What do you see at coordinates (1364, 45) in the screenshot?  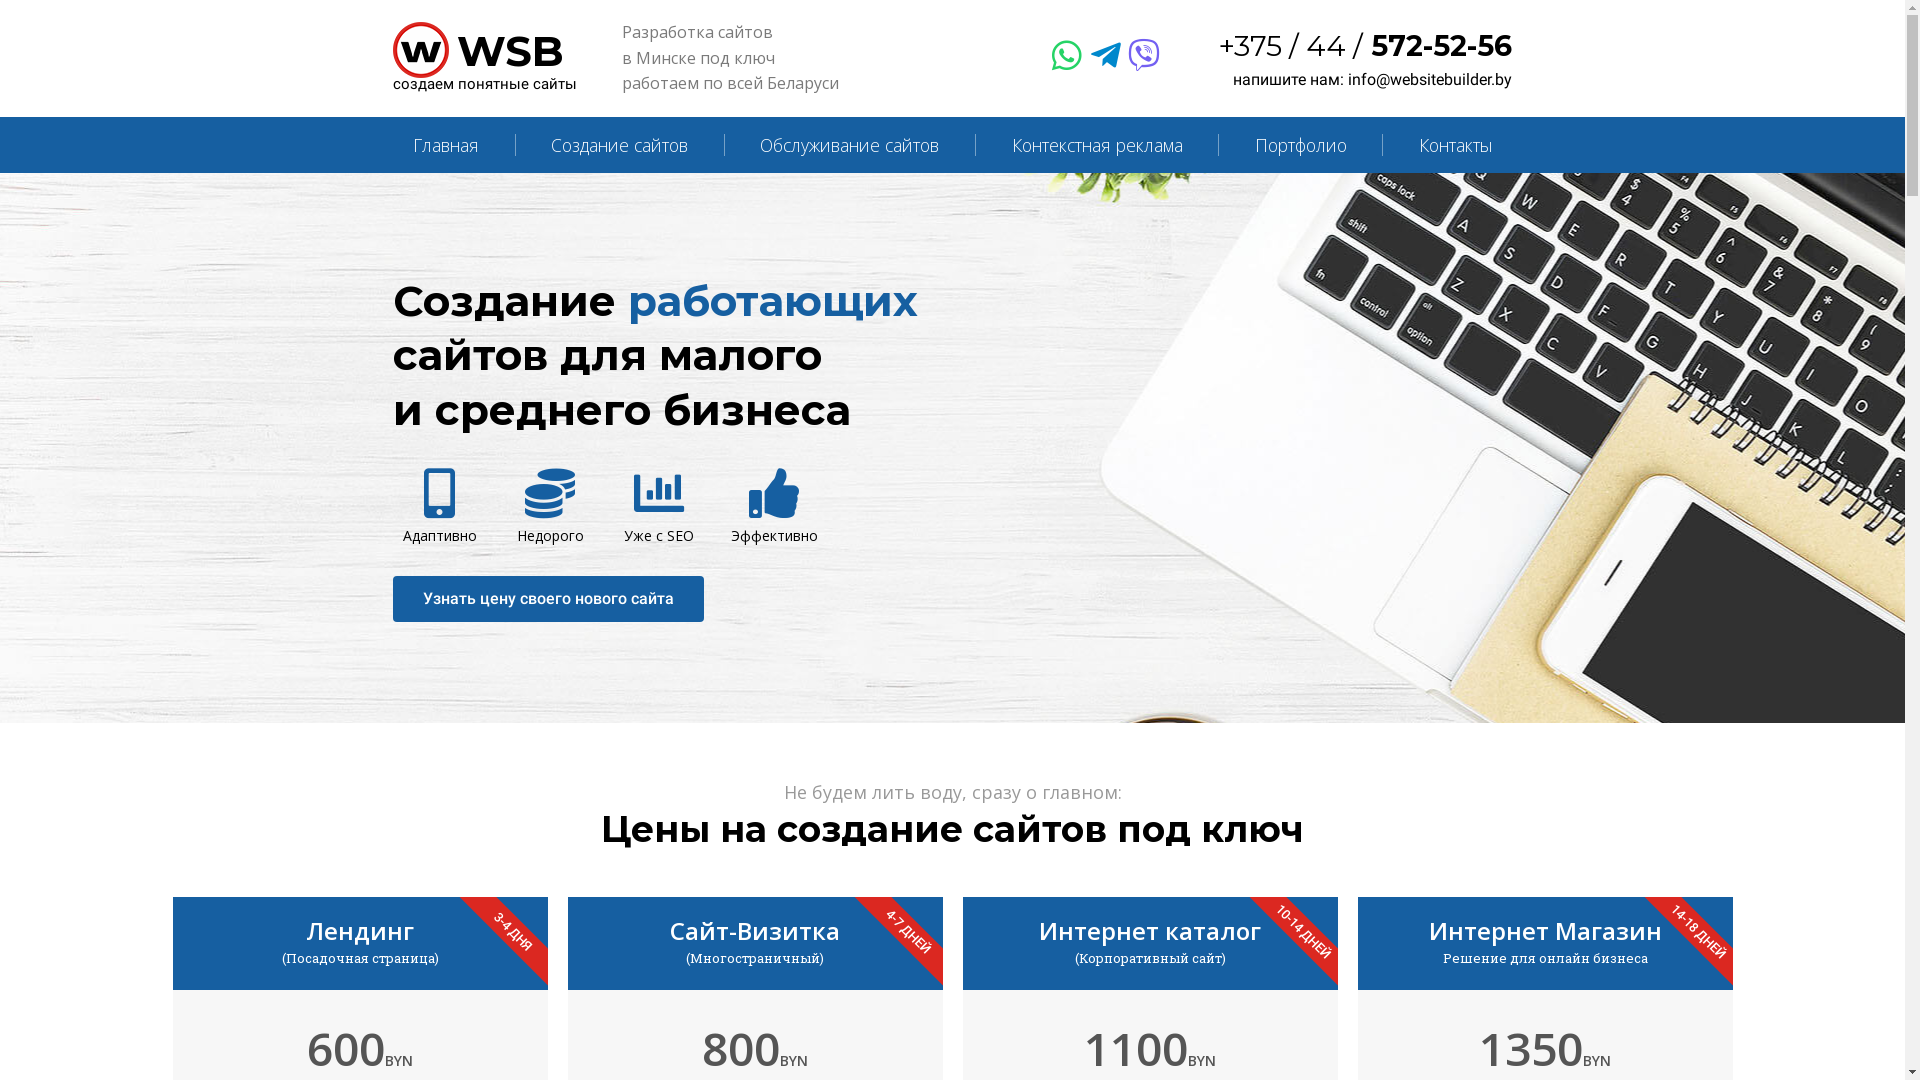 I see `'+375 / 44 / 572-52-56'` at bounding box center [1364, 45].